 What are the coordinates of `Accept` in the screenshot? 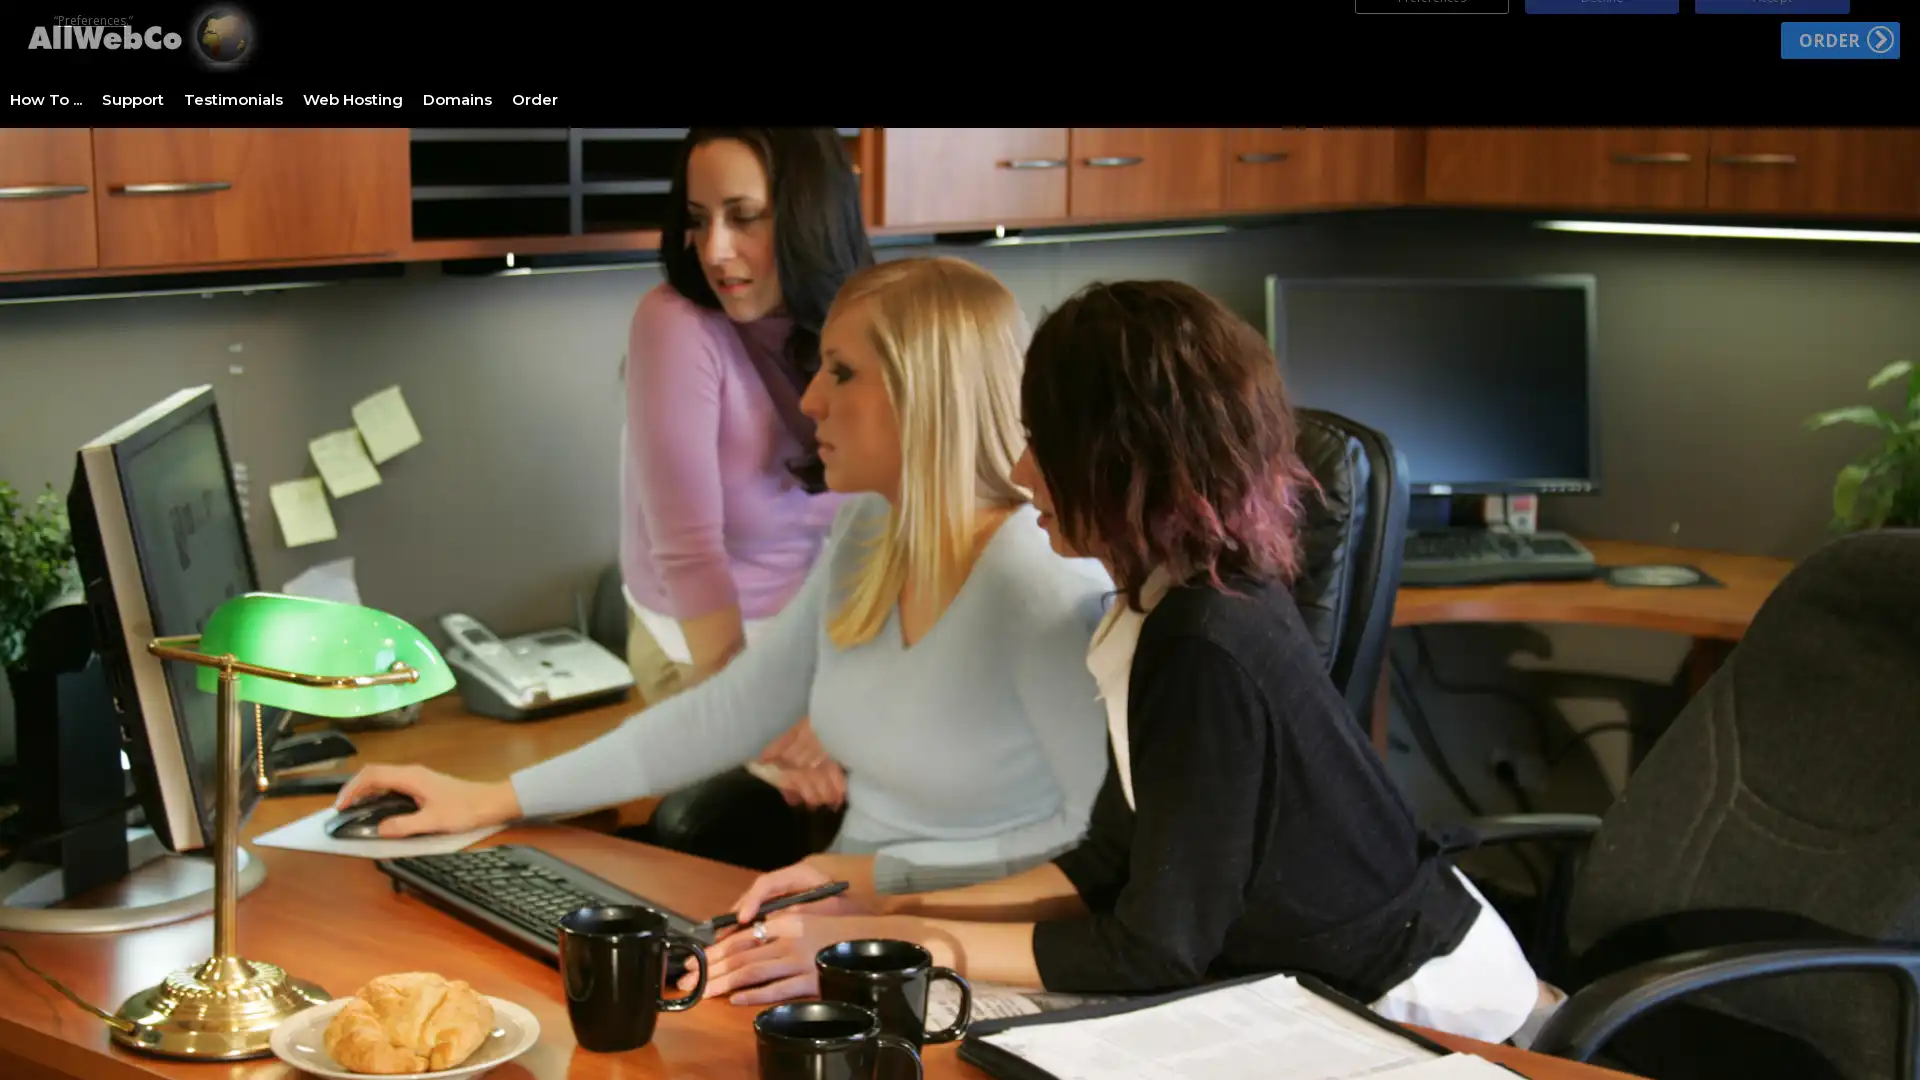 It's located at (1771, 68).